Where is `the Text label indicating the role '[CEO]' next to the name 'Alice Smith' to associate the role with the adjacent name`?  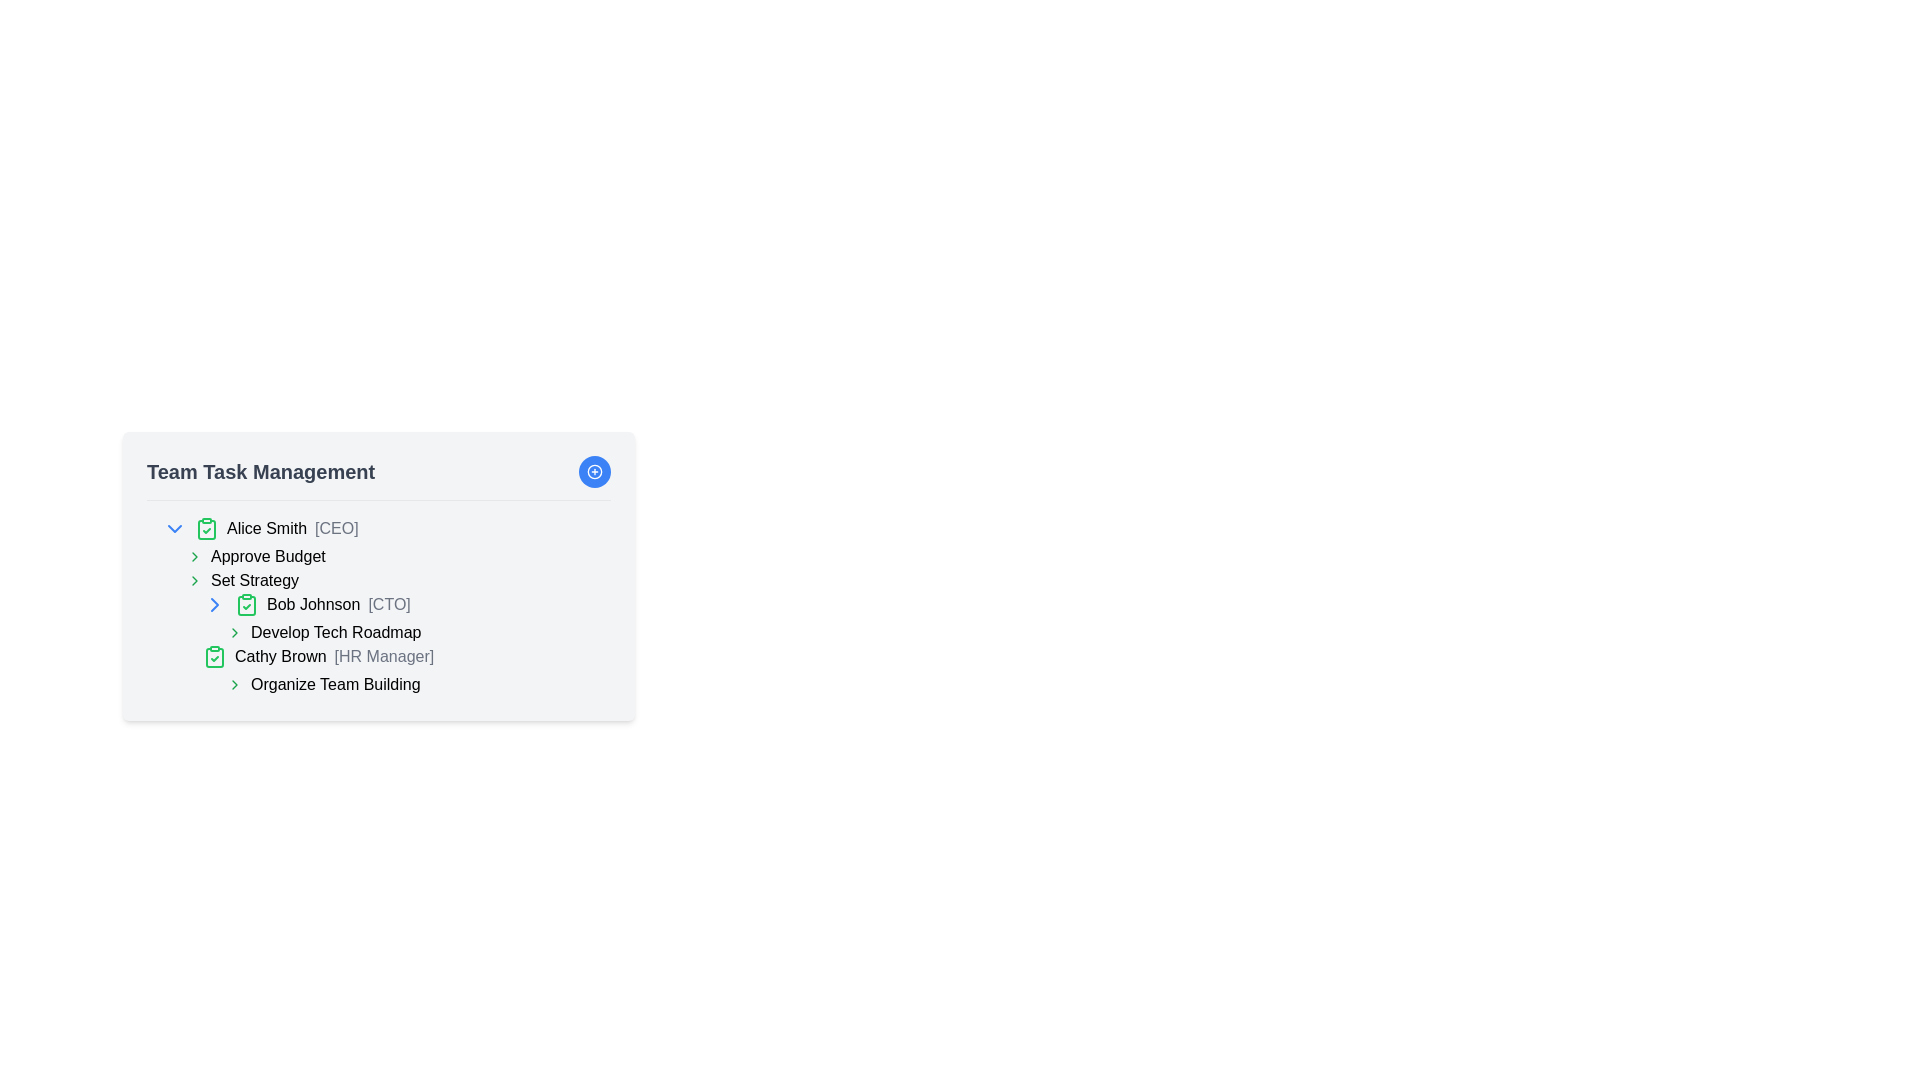
the Text label indicating the role '[CEO]' next to the name 'Alice Smith' to associate the role with the adjacent name is located at coordinates (336, 527).